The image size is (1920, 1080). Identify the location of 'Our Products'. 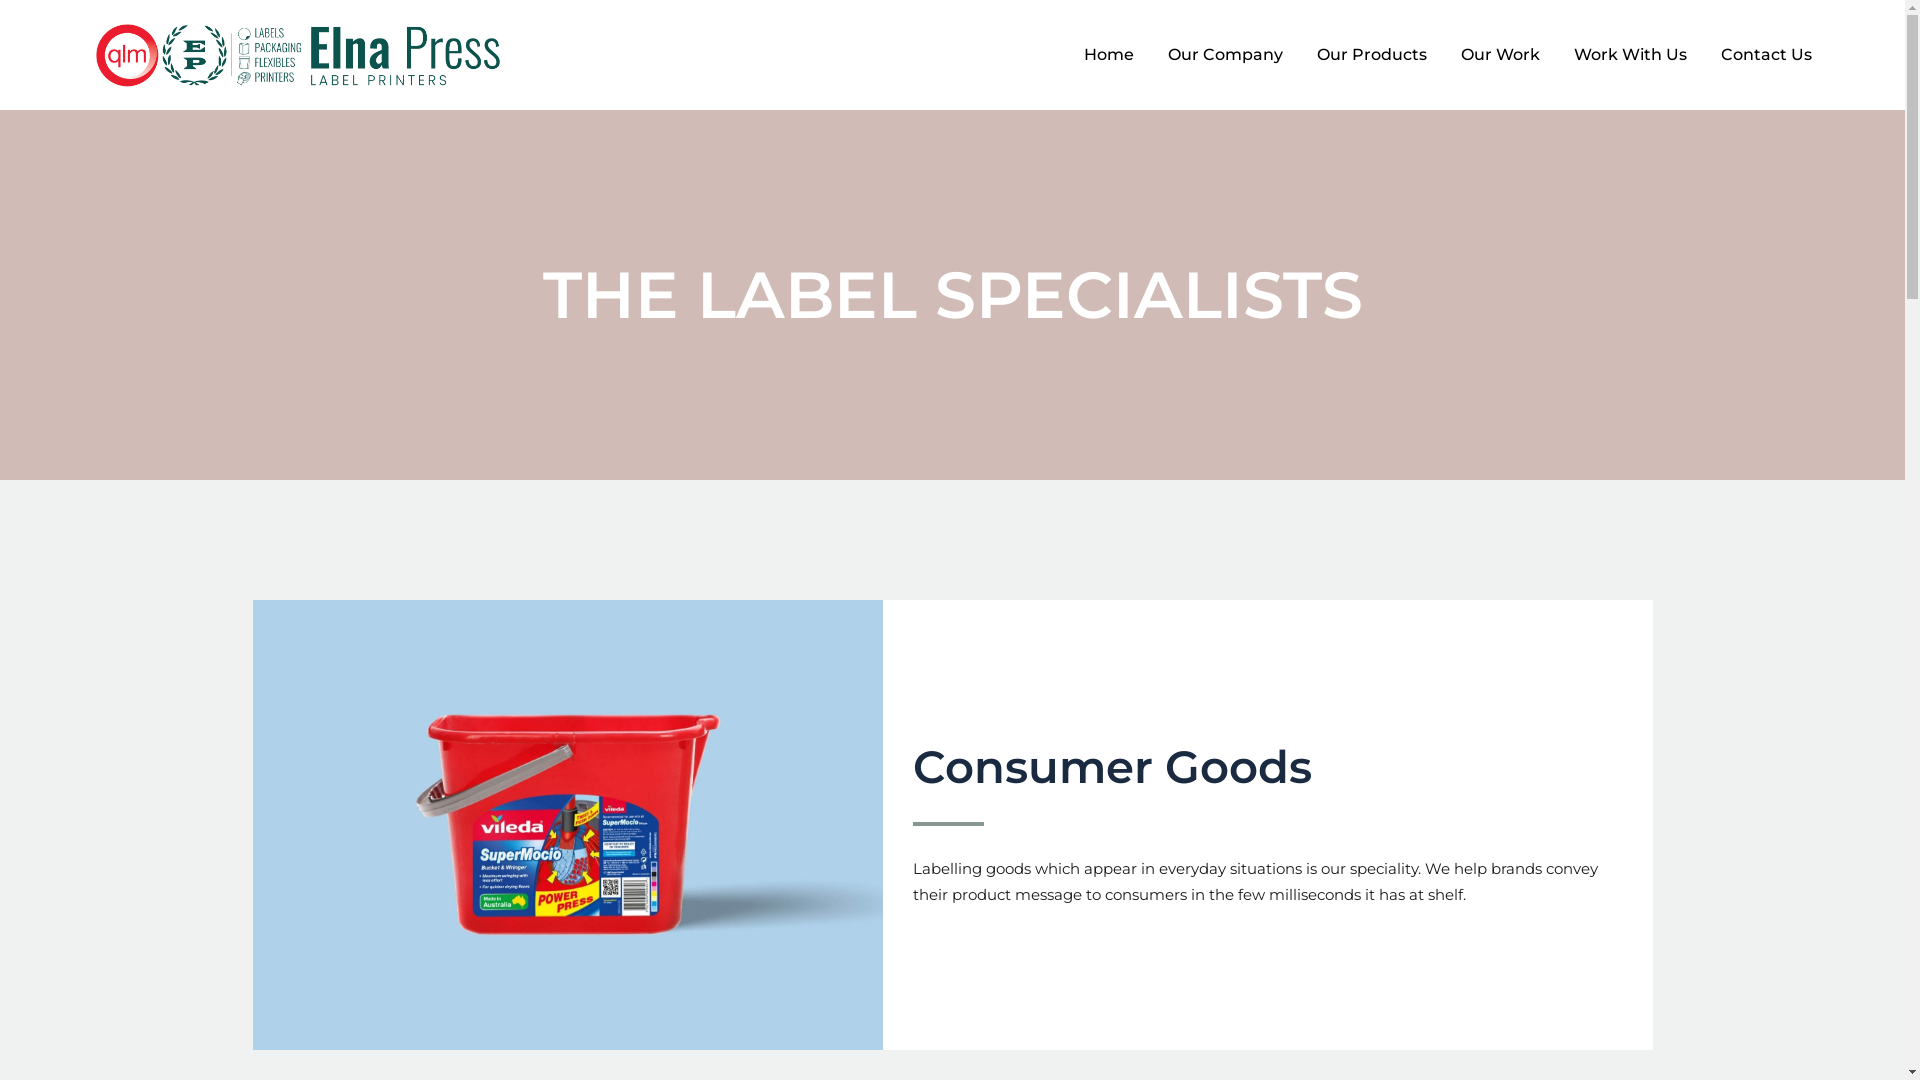
(1371, 53).